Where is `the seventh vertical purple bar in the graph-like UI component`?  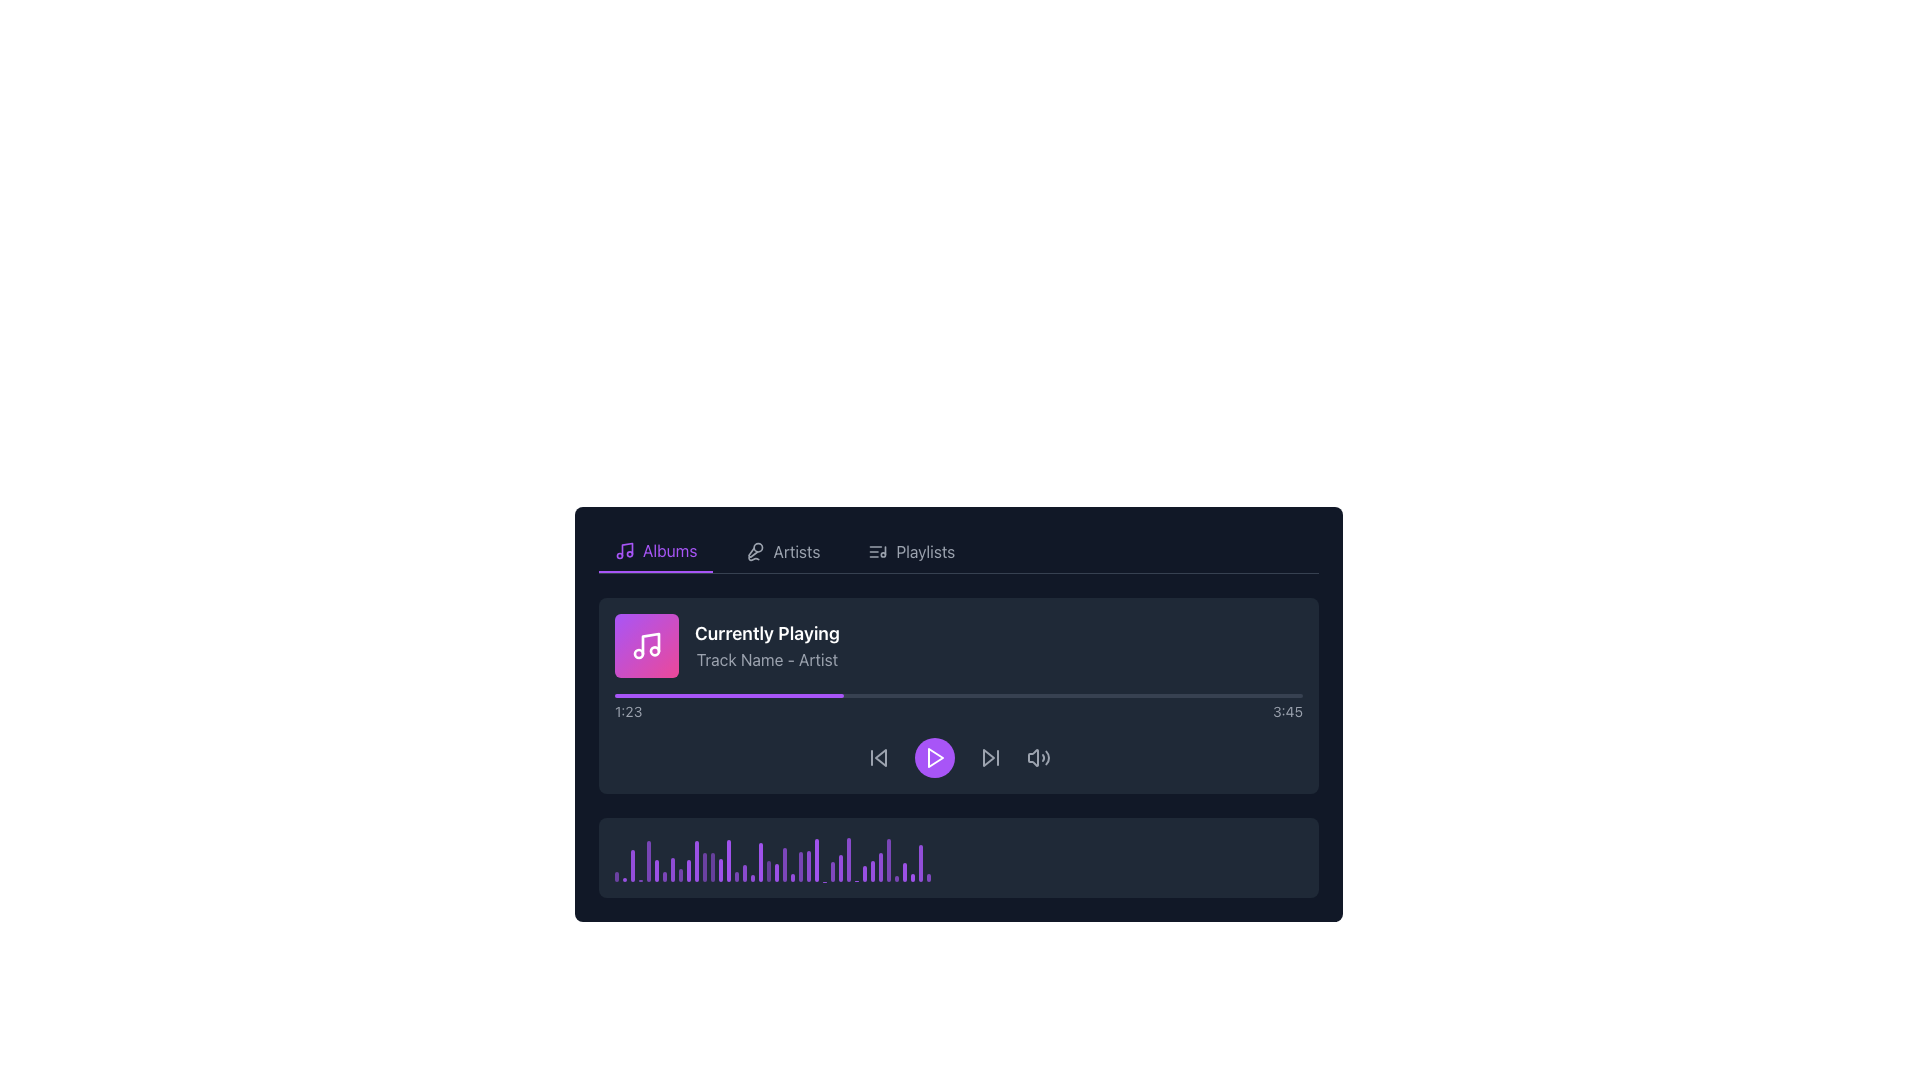 the seventh vertical purple bar in the graph-like UI component is located at coordinates (665, 875).